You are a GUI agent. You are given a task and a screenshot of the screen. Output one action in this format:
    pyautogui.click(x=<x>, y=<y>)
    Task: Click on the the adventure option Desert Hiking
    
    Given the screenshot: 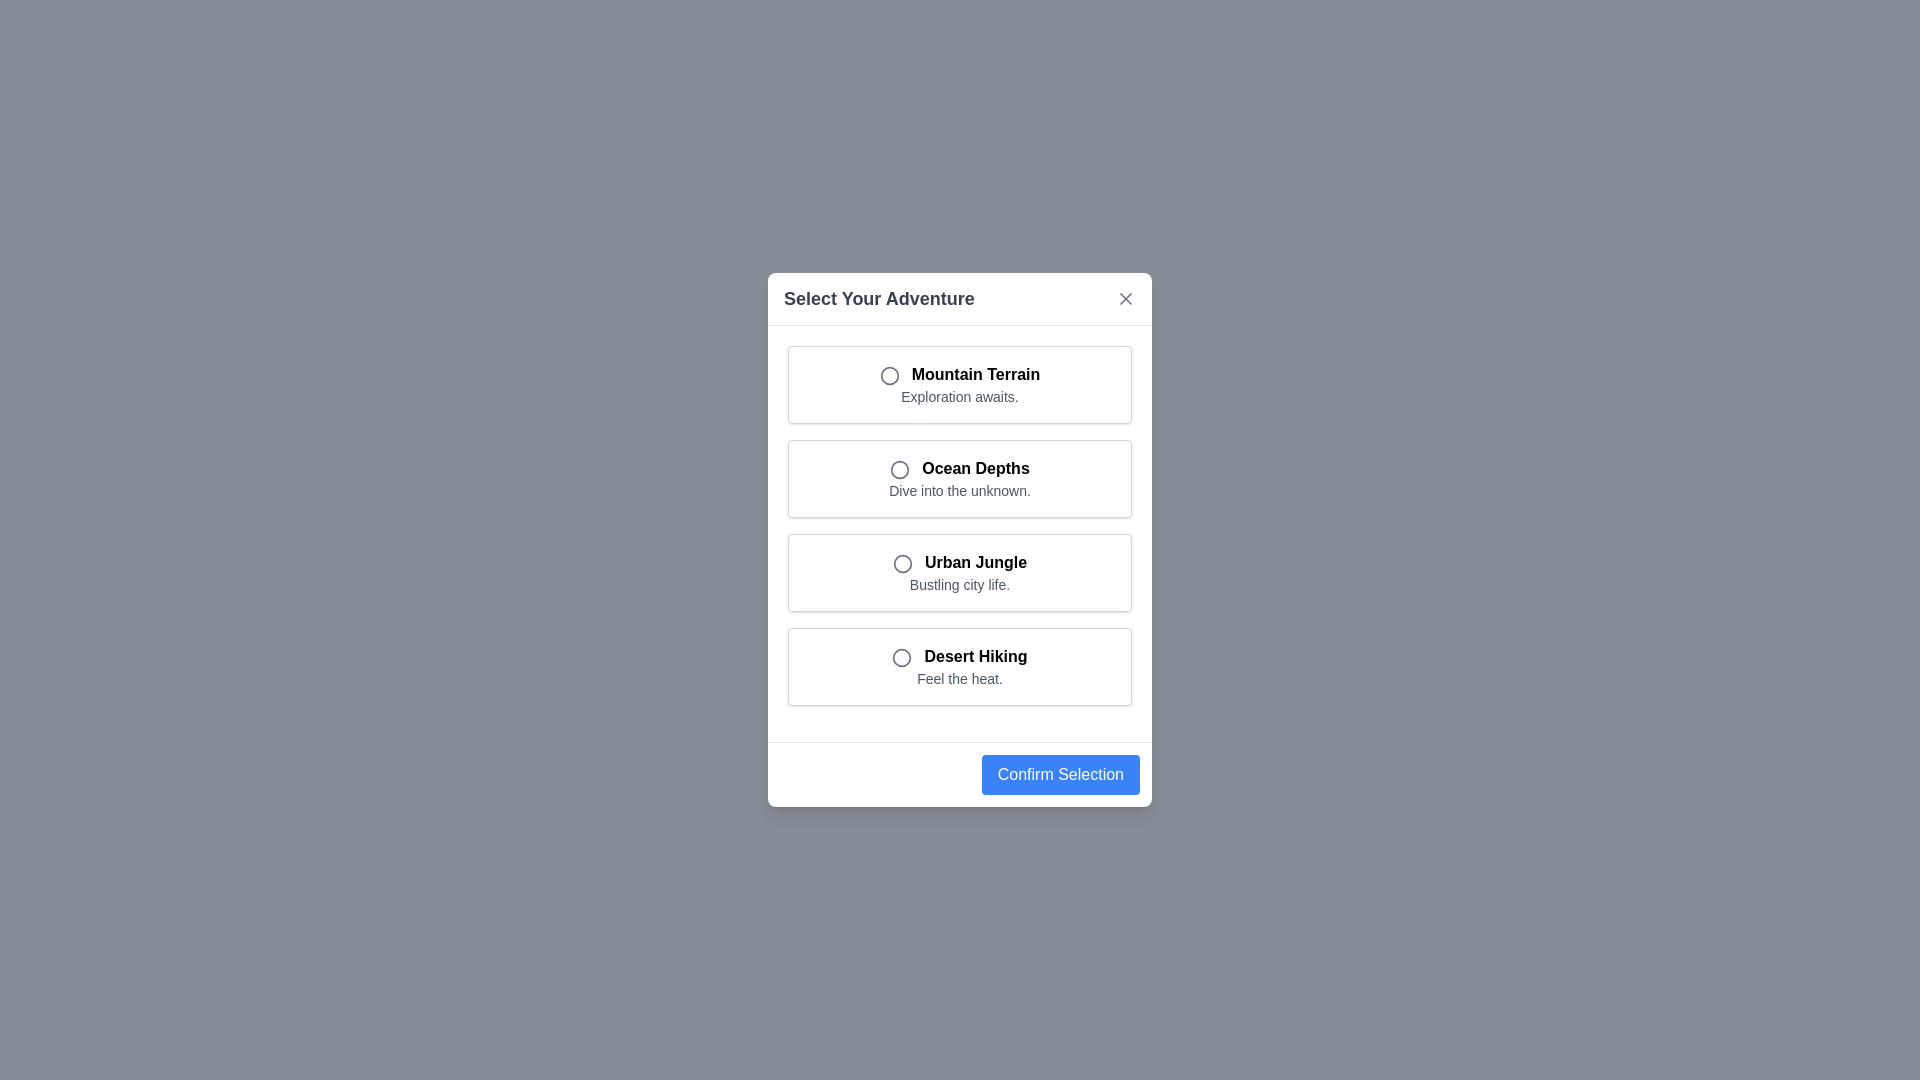 What is the action you would take?
    pyautogui.click(x=960, y=667)
    